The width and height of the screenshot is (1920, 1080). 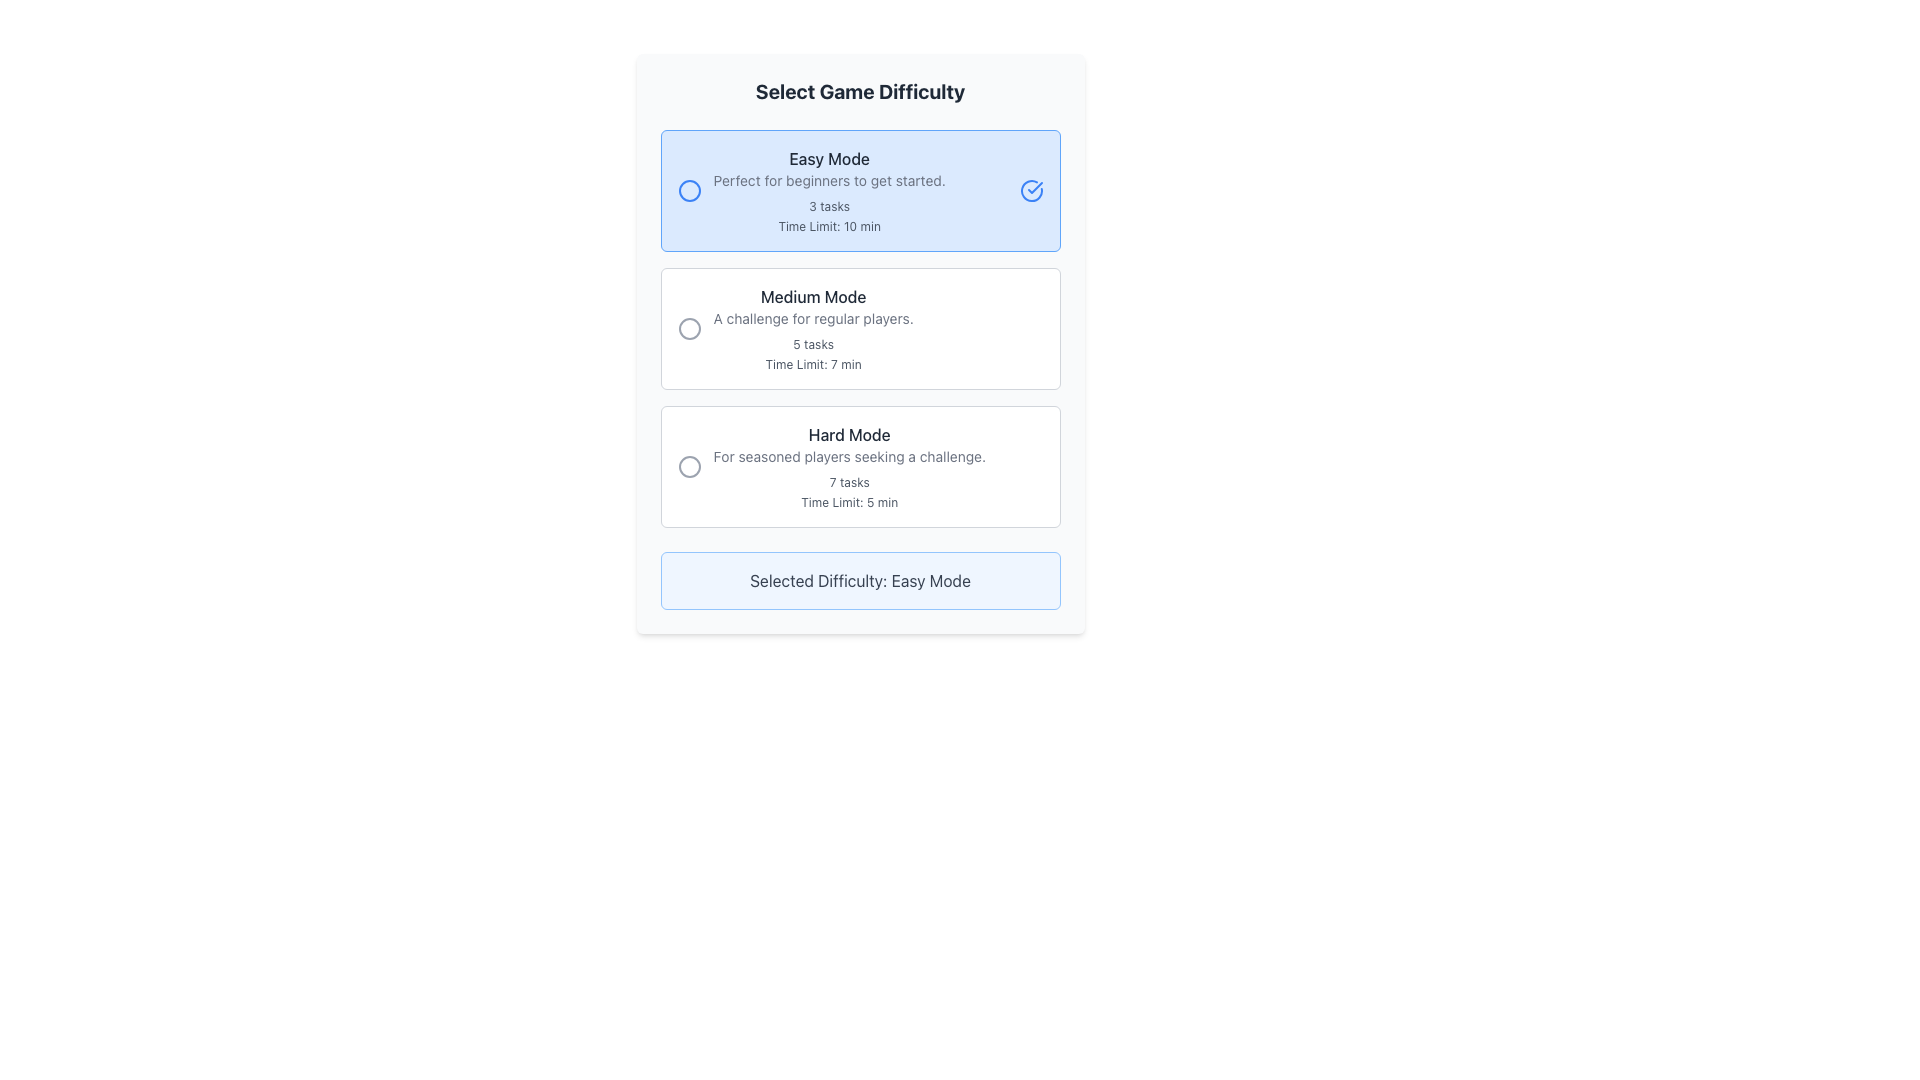 What do you see at coordinates (829, 181) in the screenshot?
I see `the text label displaying 'Perfect for beginners to get started.' located beneath the header 'Easy Mode'` at bounding box center [829, 181].